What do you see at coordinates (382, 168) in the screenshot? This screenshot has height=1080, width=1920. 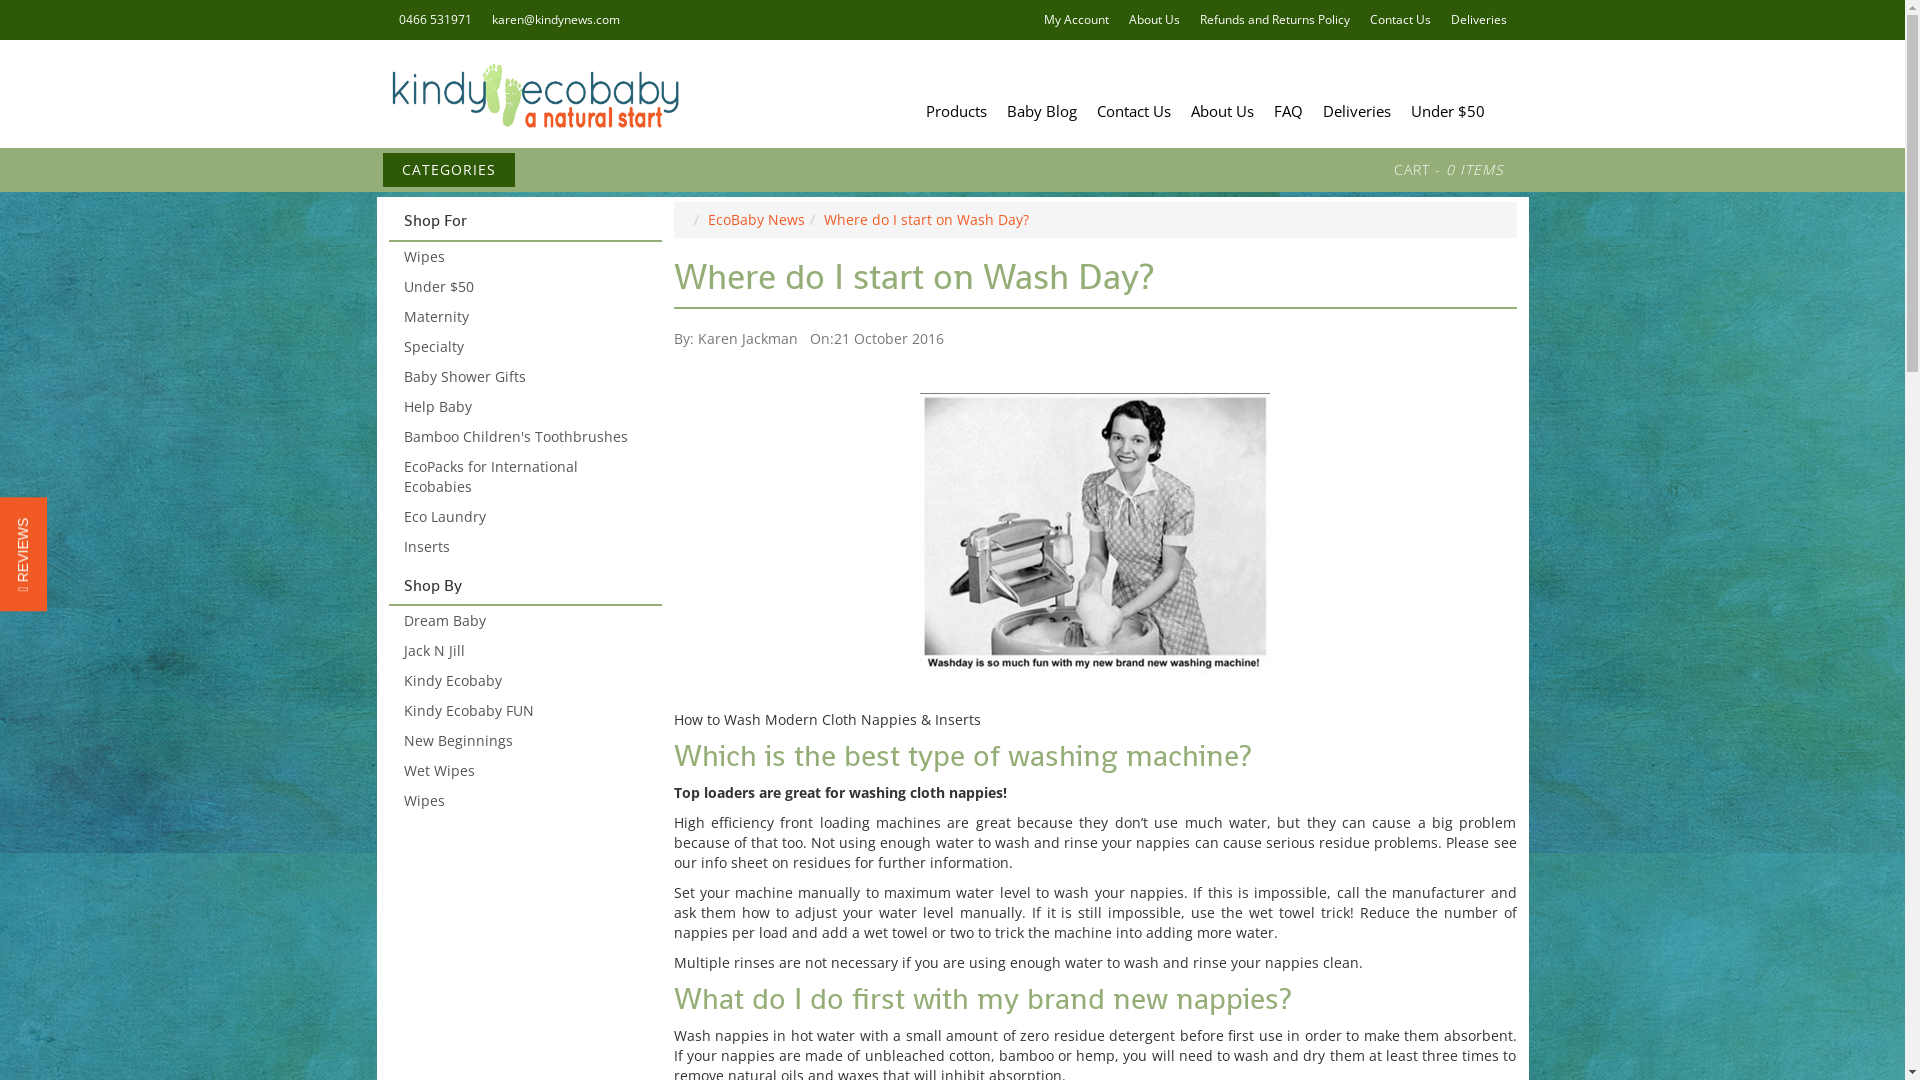 I see `'CATEGORIES'` at bounding box center [382, 168].